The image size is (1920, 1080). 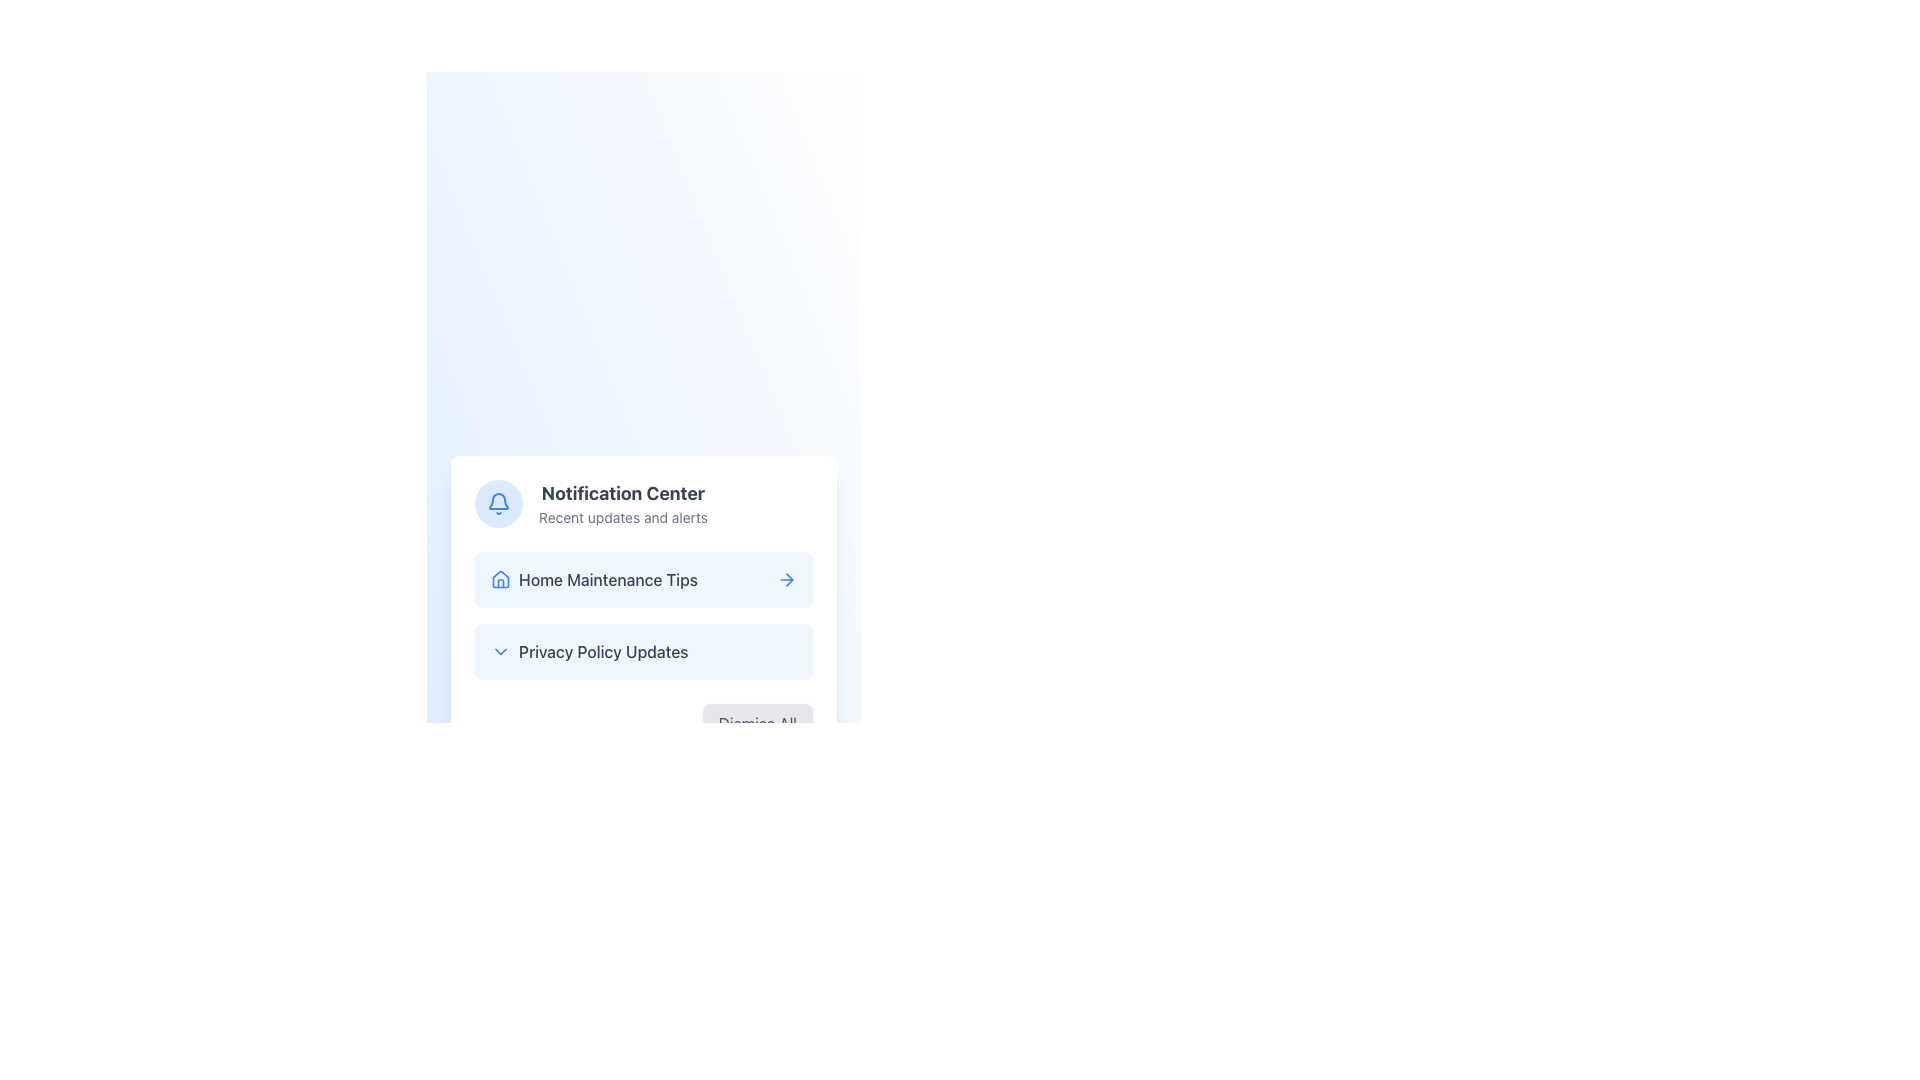 I want to click on the downward-facing chevron arrow icon styled in blue, located to the immediate left of the 'Privacy Policy Updates' text for additional details, so click(x=500, y=651).